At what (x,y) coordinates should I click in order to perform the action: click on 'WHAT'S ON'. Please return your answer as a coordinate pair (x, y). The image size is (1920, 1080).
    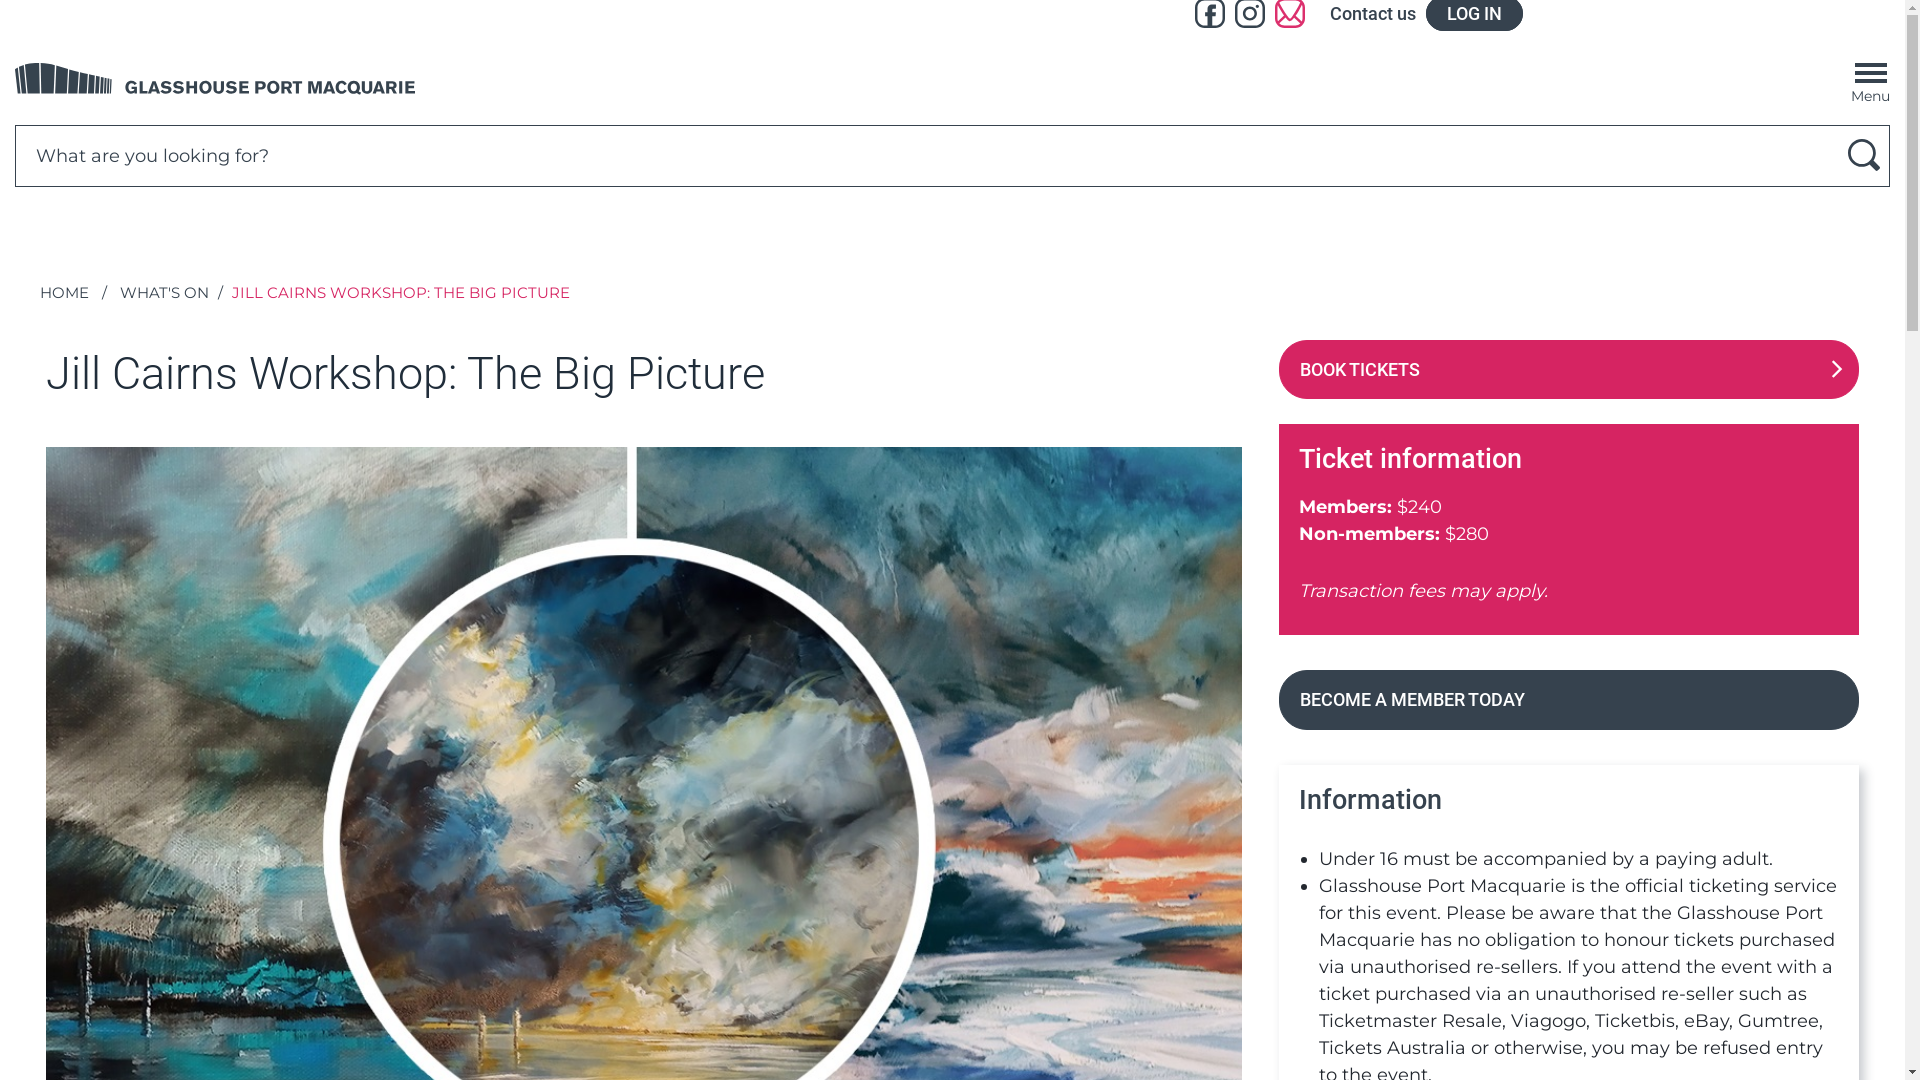
    Looking at the image, I should click on (164, 292).